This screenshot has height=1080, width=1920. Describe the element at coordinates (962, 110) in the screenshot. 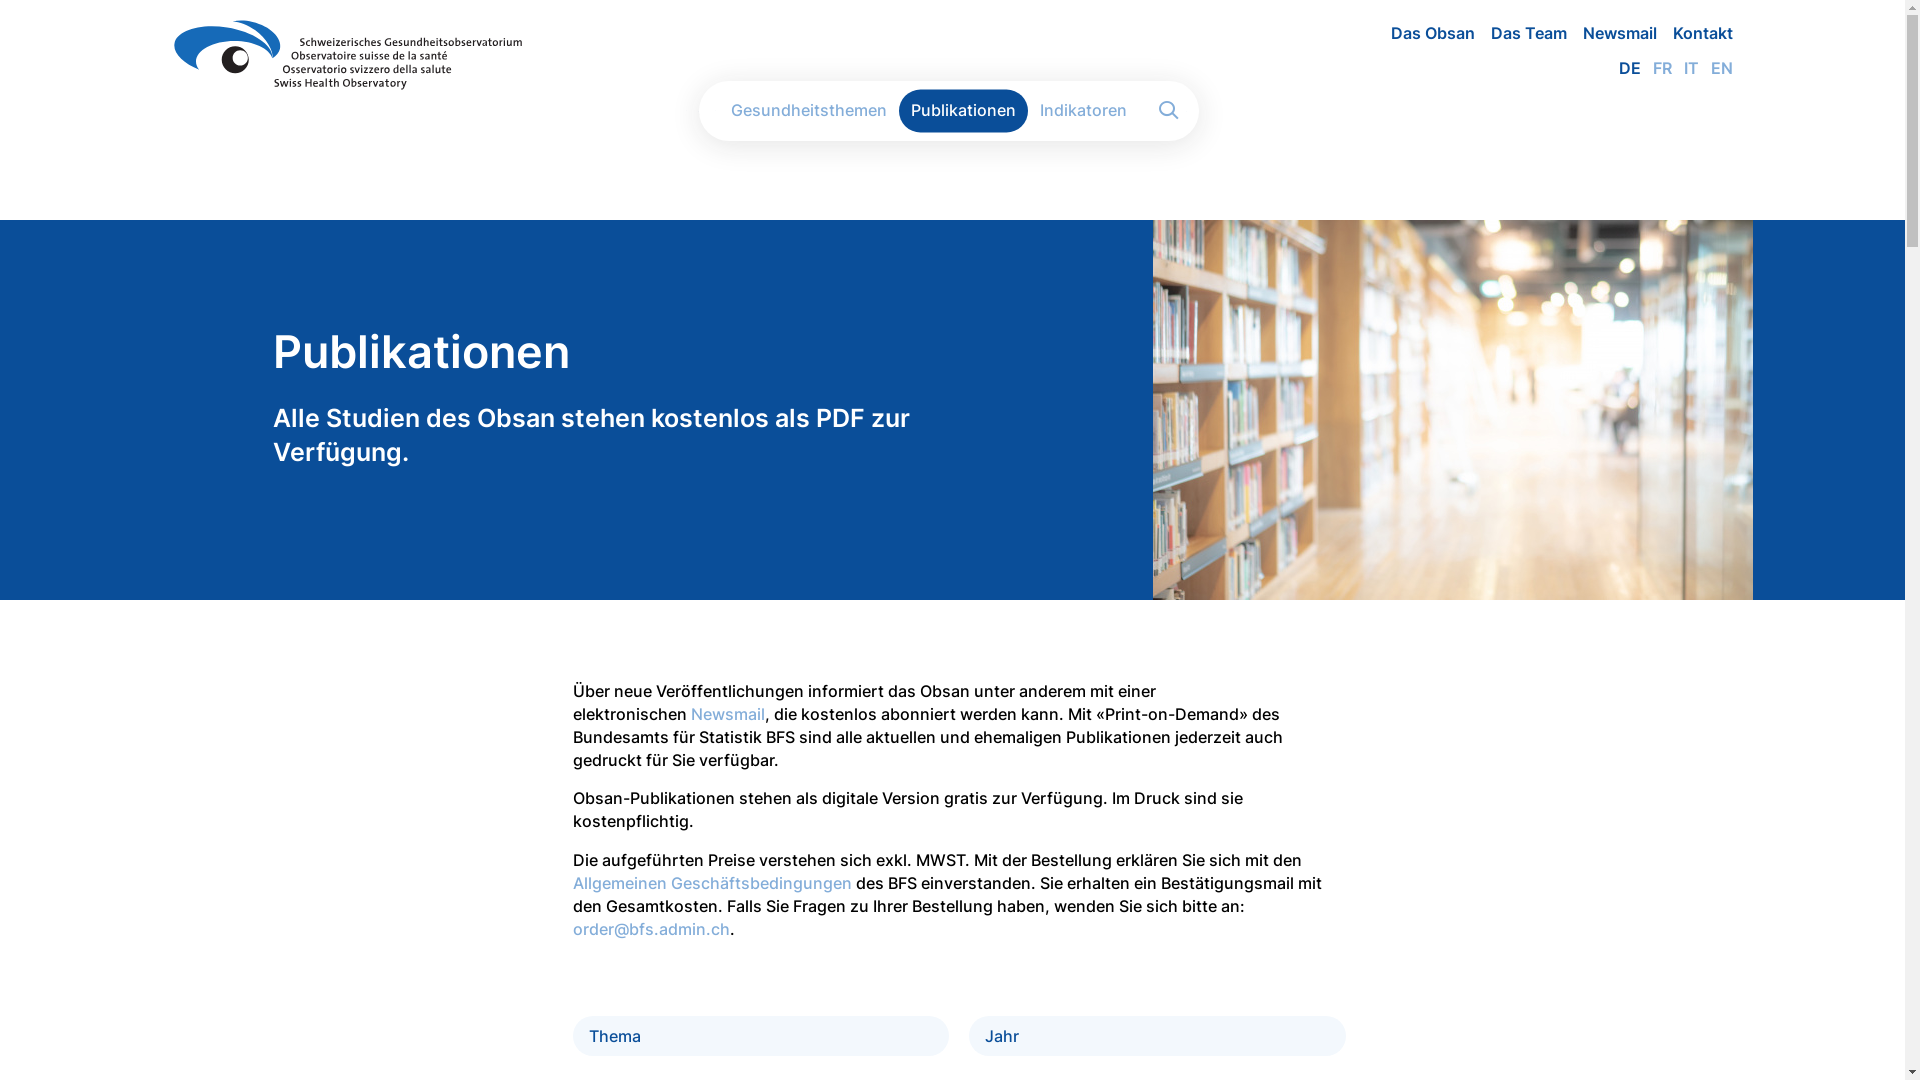

I see `'Publikationen'` at that location.